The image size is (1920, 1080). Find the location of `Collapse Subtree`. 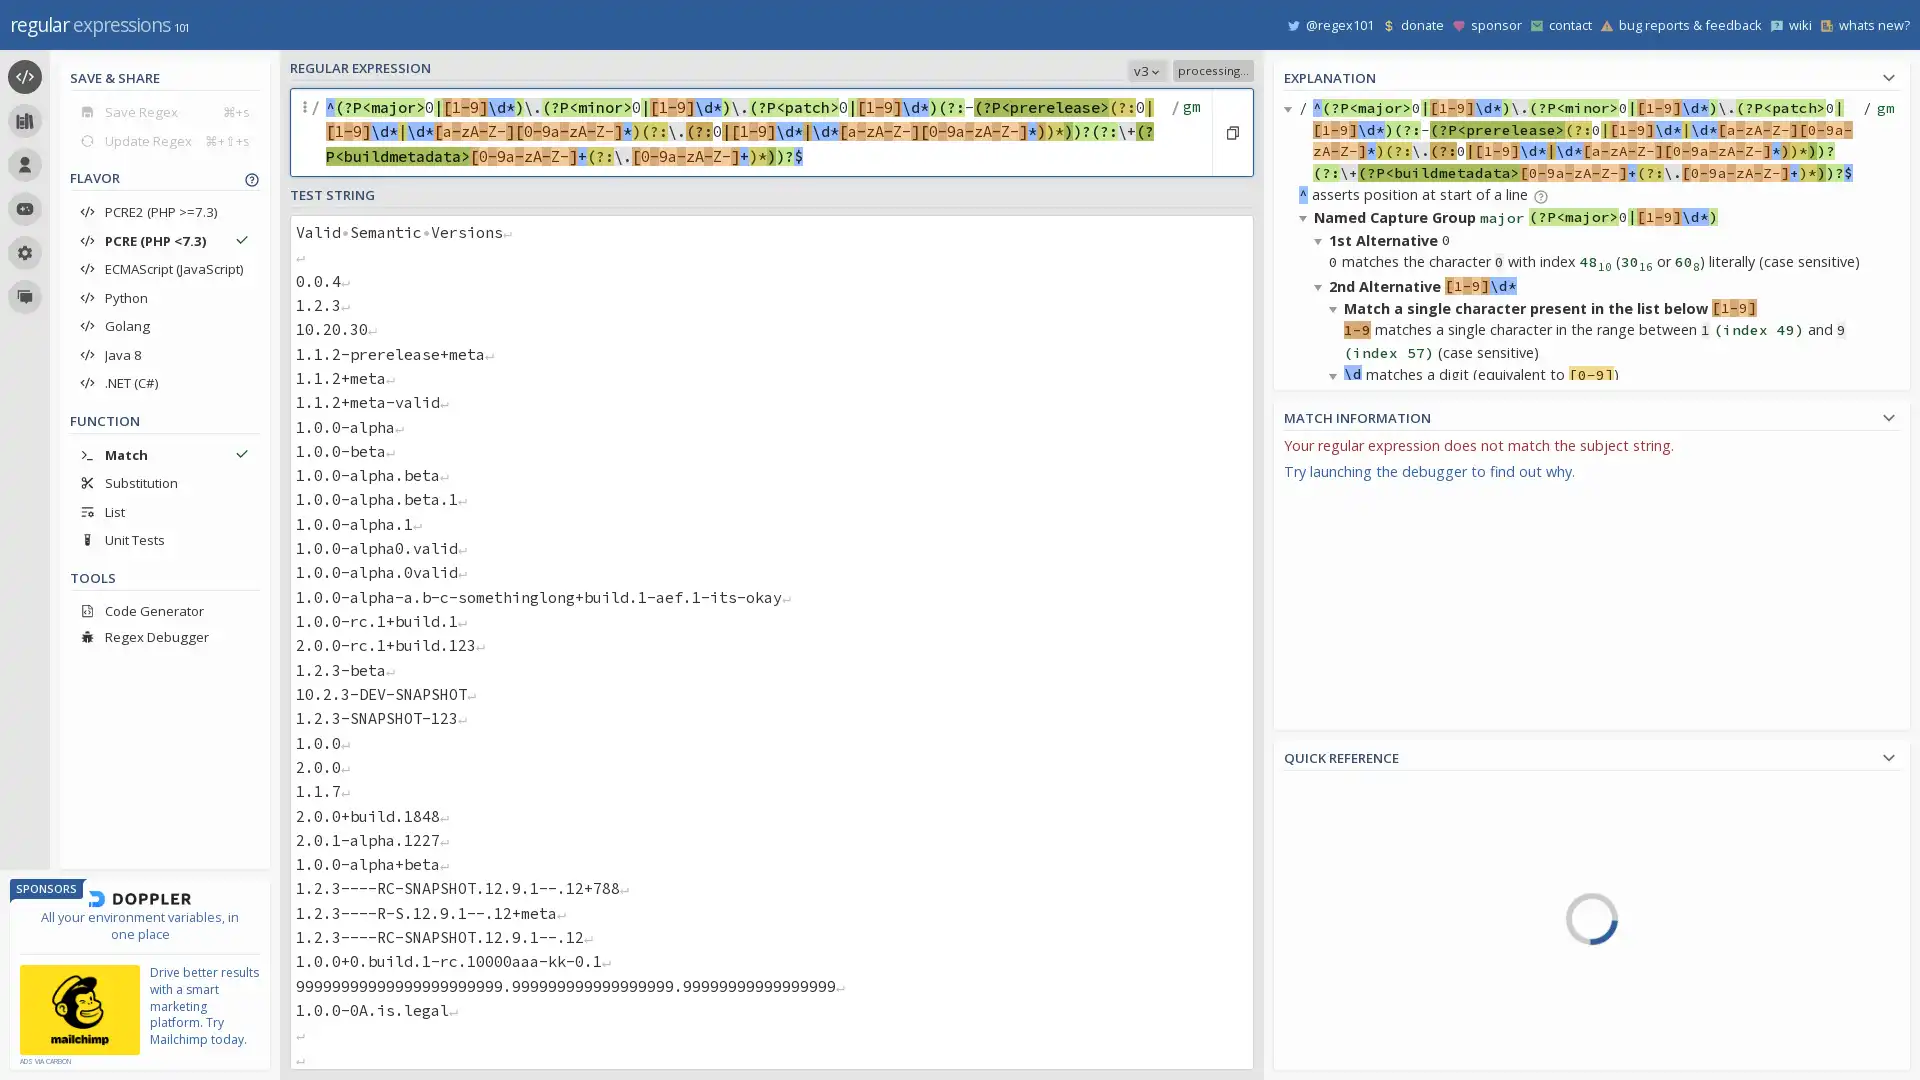

Collapse Subtree is located at coordinates (1336, 557).